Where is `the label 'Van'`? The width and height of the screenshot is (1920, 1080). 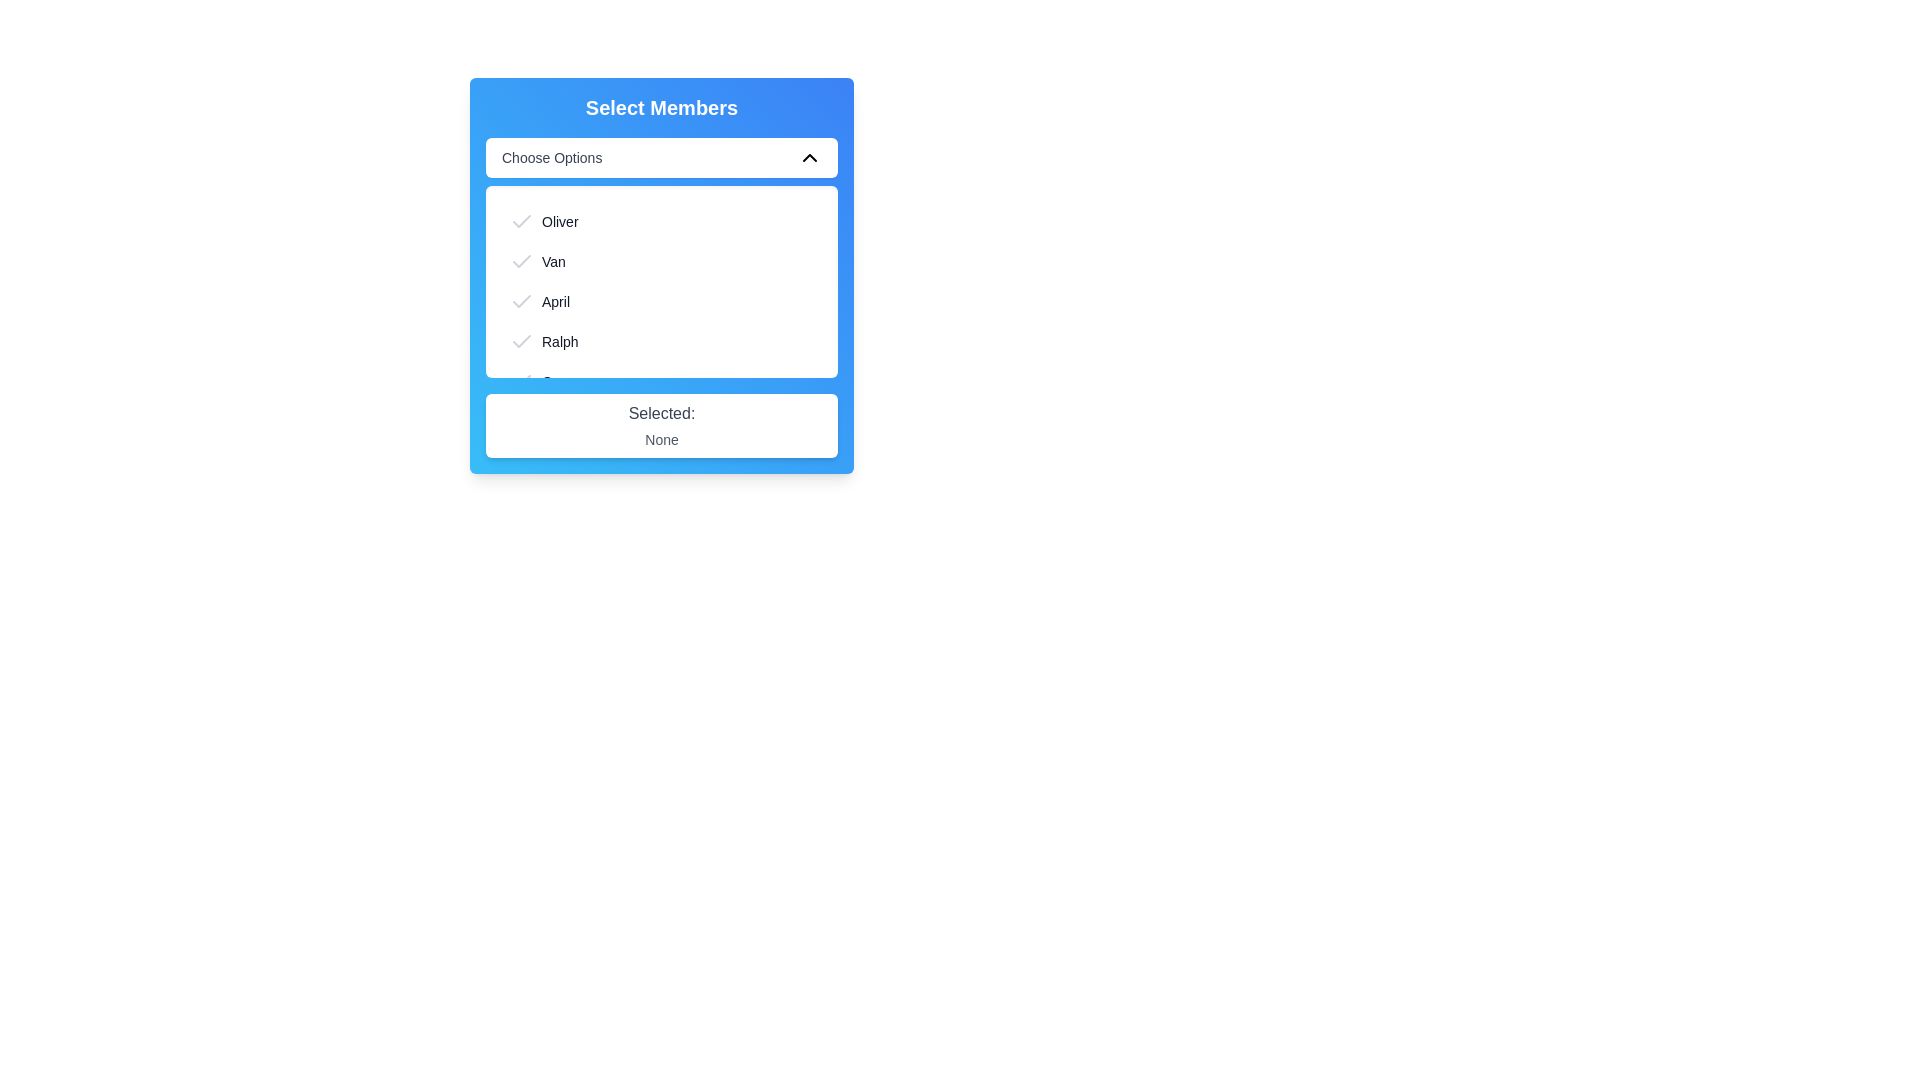 the label 'Van' is located at coordinates (553, 261).